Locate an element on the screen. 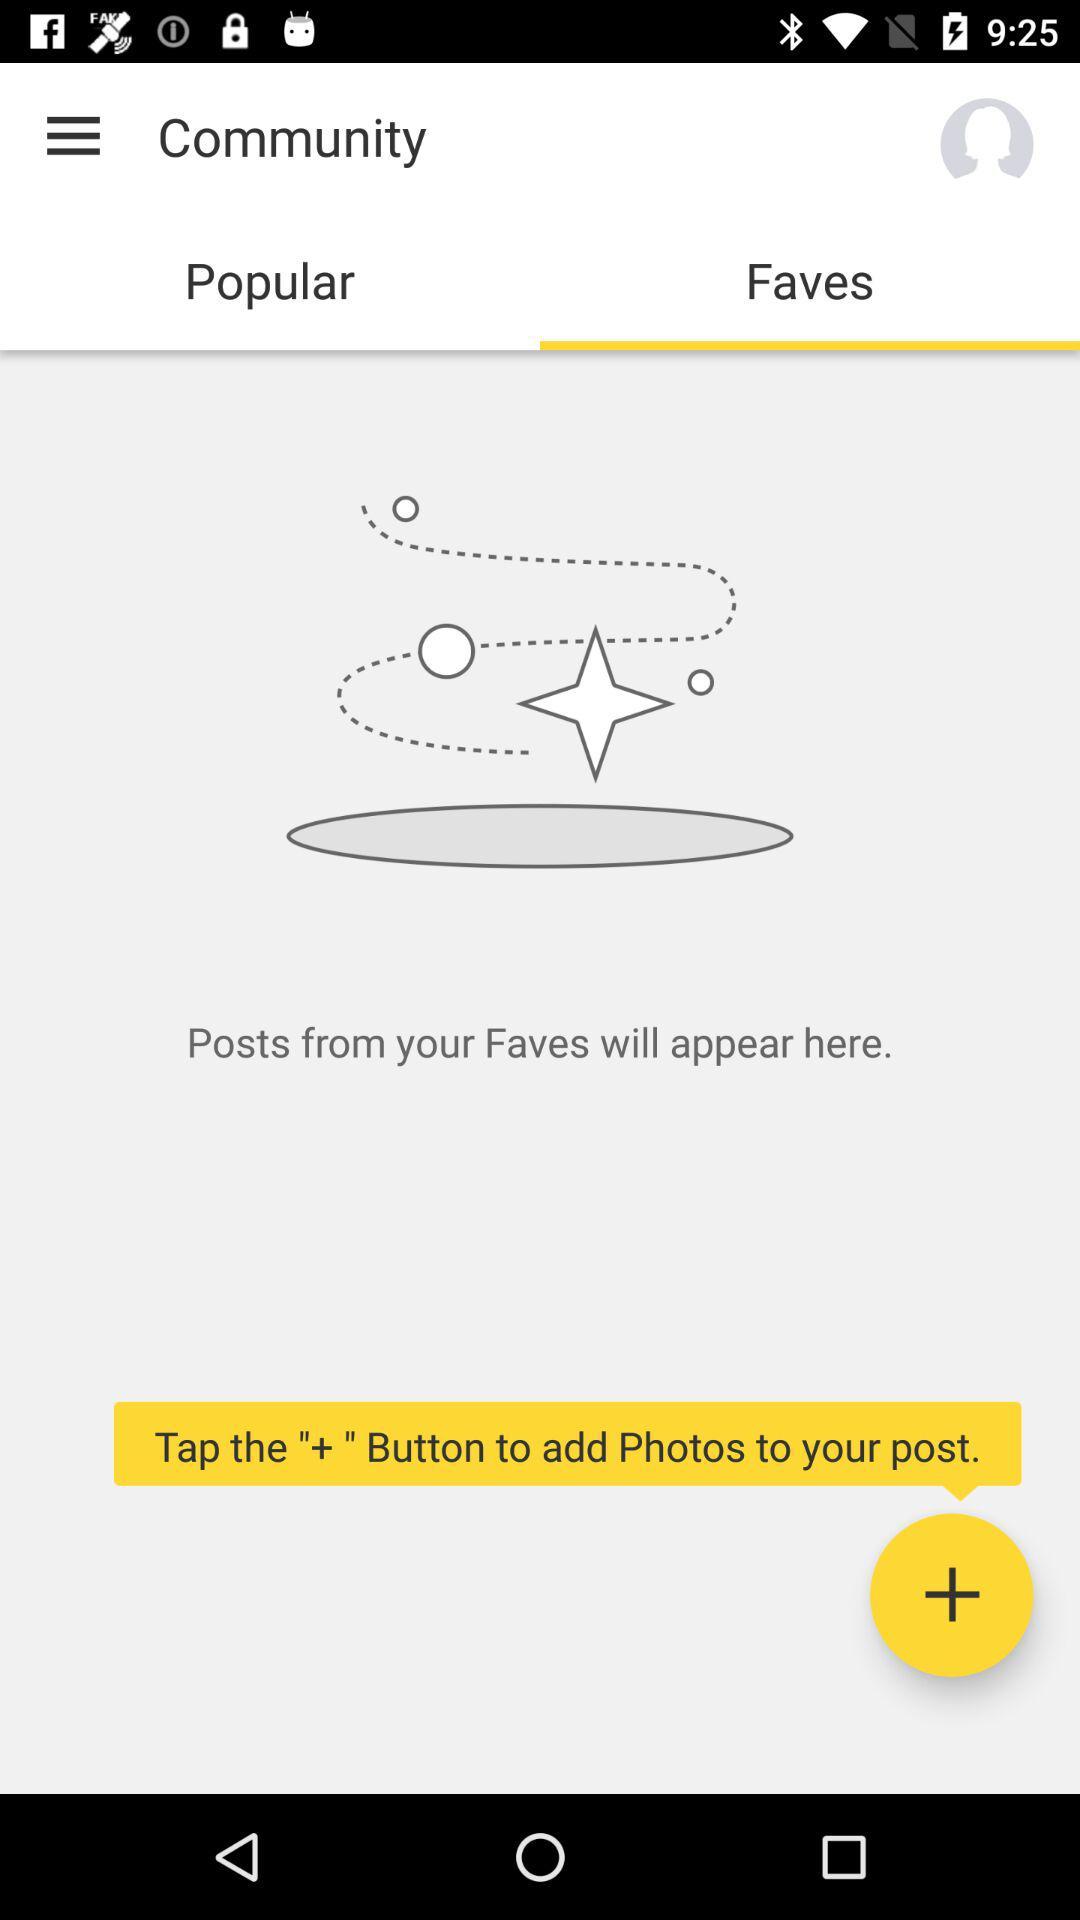 This screenshot has height=1920, width=1080. the add icon is located at coordinates (950, 1594).